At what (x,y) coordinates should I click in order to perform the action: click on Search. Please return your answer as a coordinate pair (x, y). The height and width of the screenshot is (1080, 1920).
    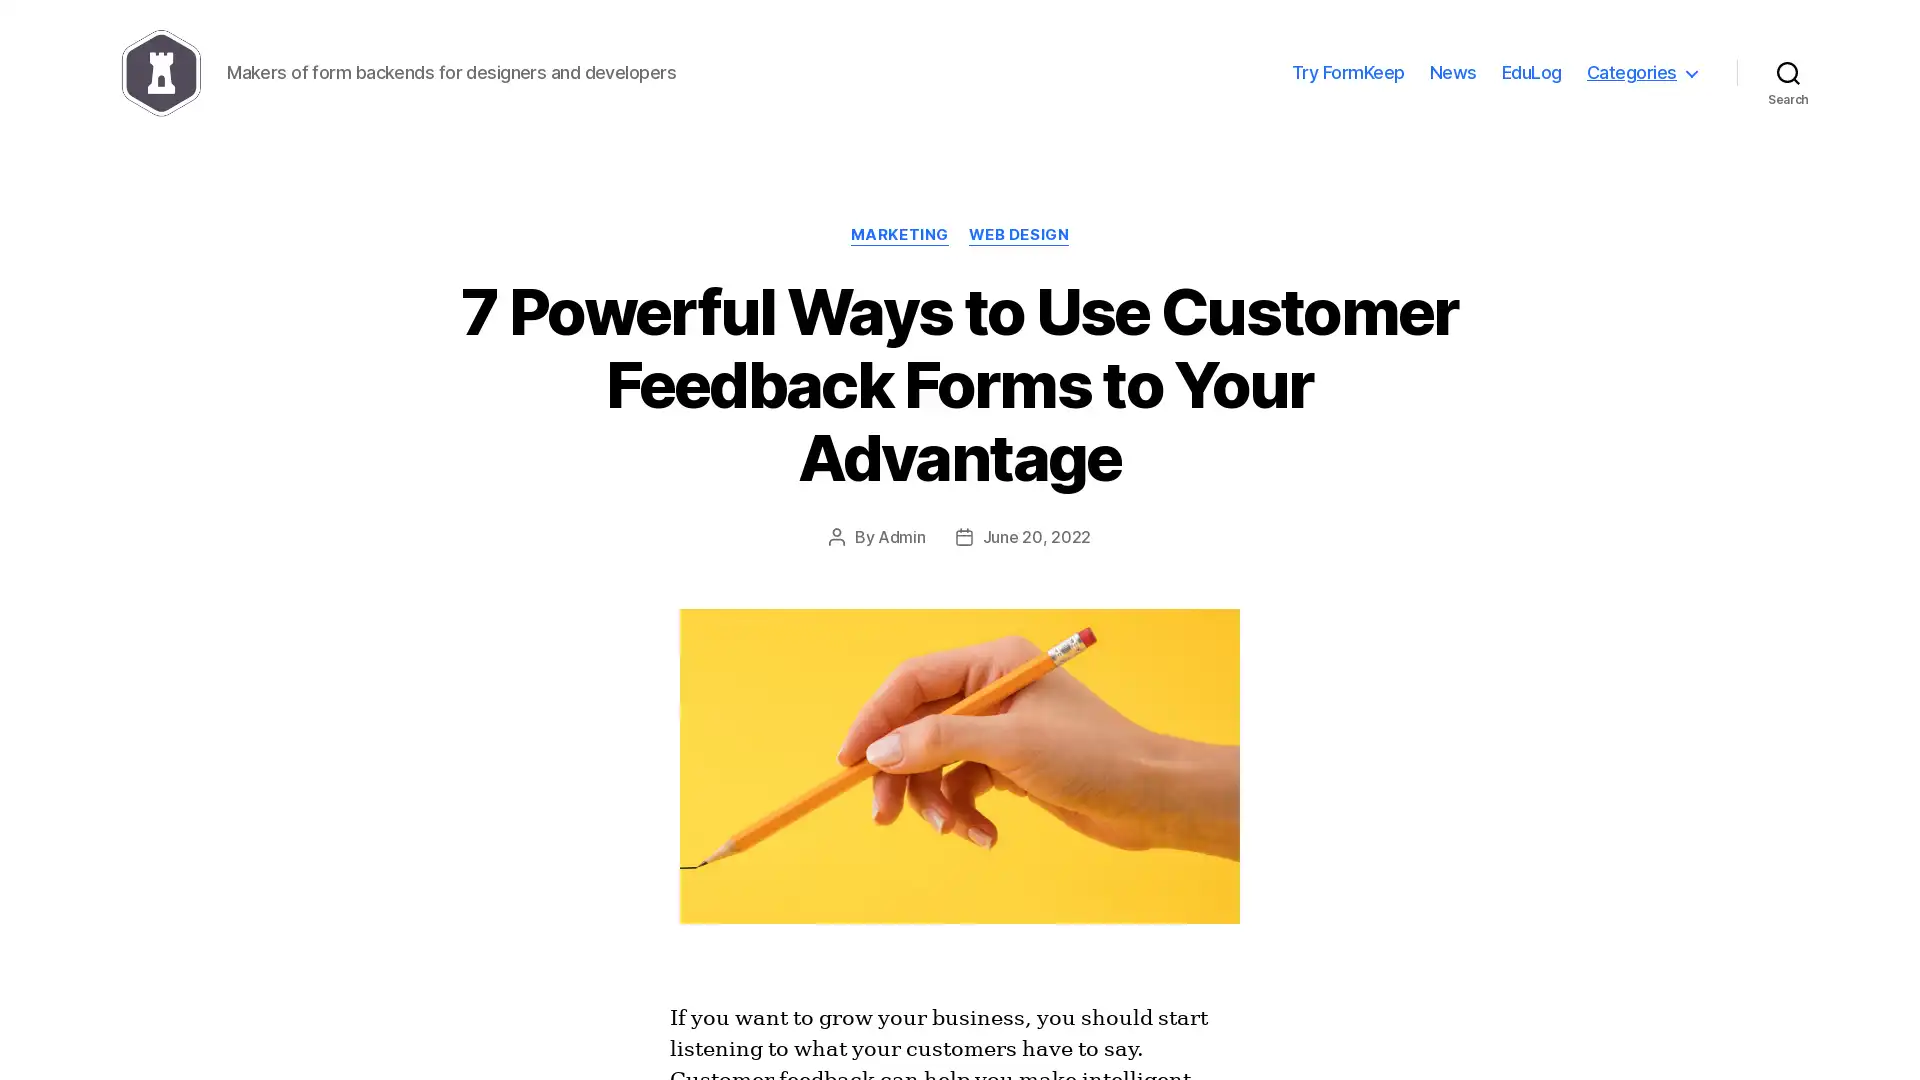
    Looking at the image, I should click on (1788, 71).